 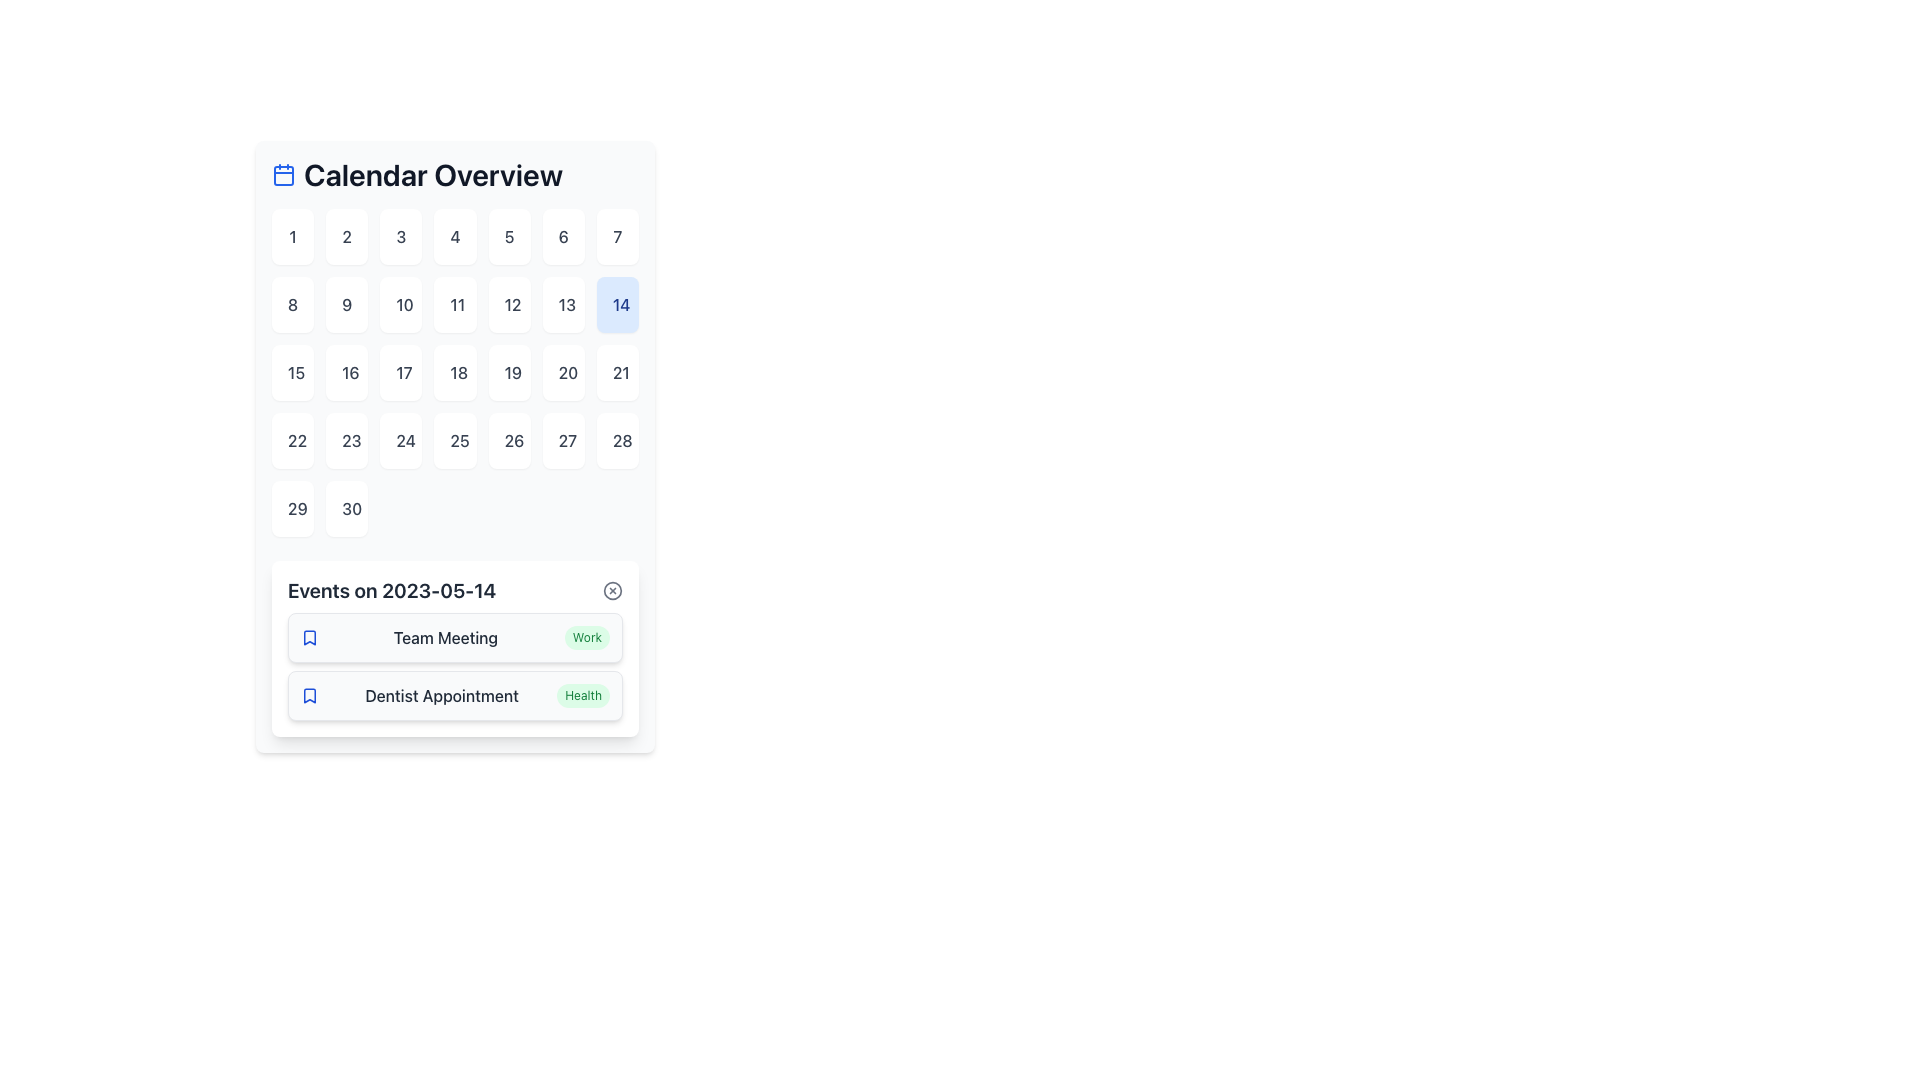 What do you see at coordinates (616, 304) in the screenshot?
I see `the button displaying the number '14' with a blue background and rounded corners located in the second row and seventh column of the calendar grid` at bounding box center [616, 304].